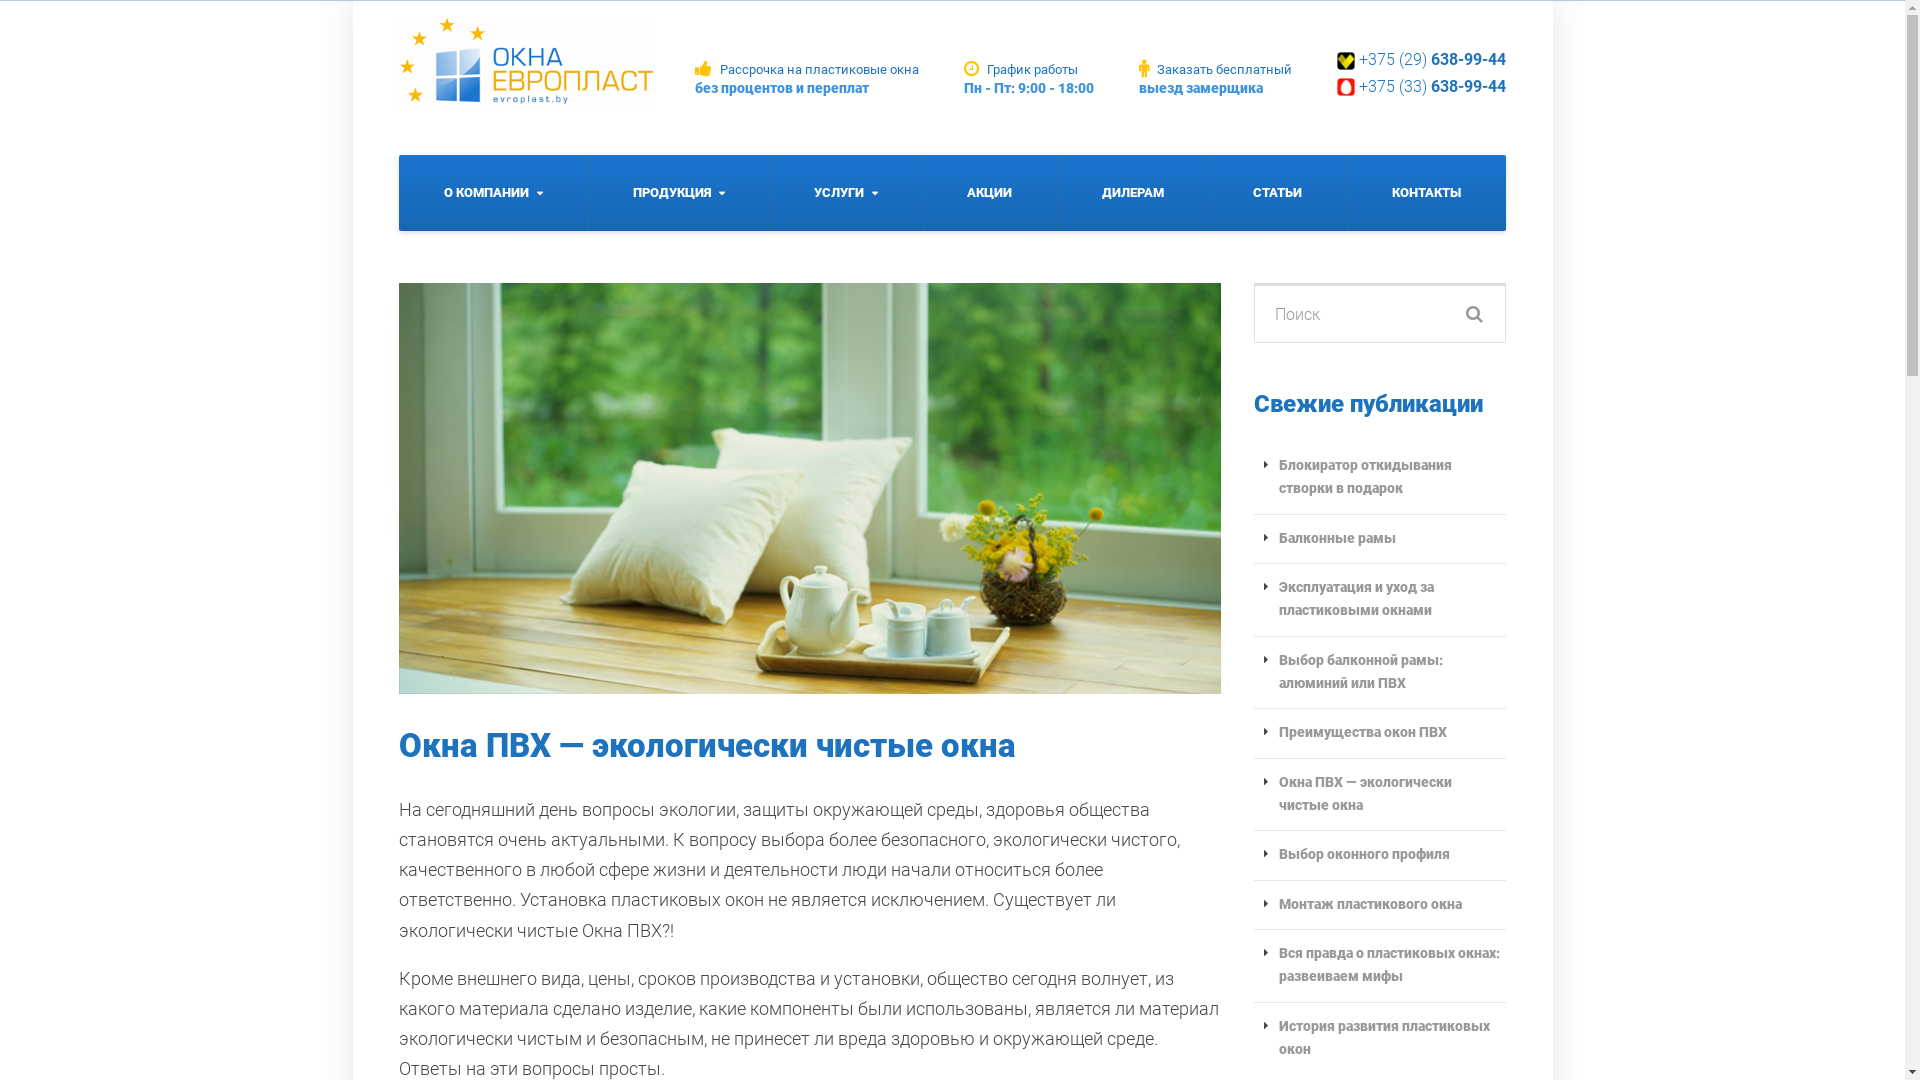 This screenshot has width=1920, height=1080. I want to click on '+375 (33) 638-99-44', so click(1358, 85).